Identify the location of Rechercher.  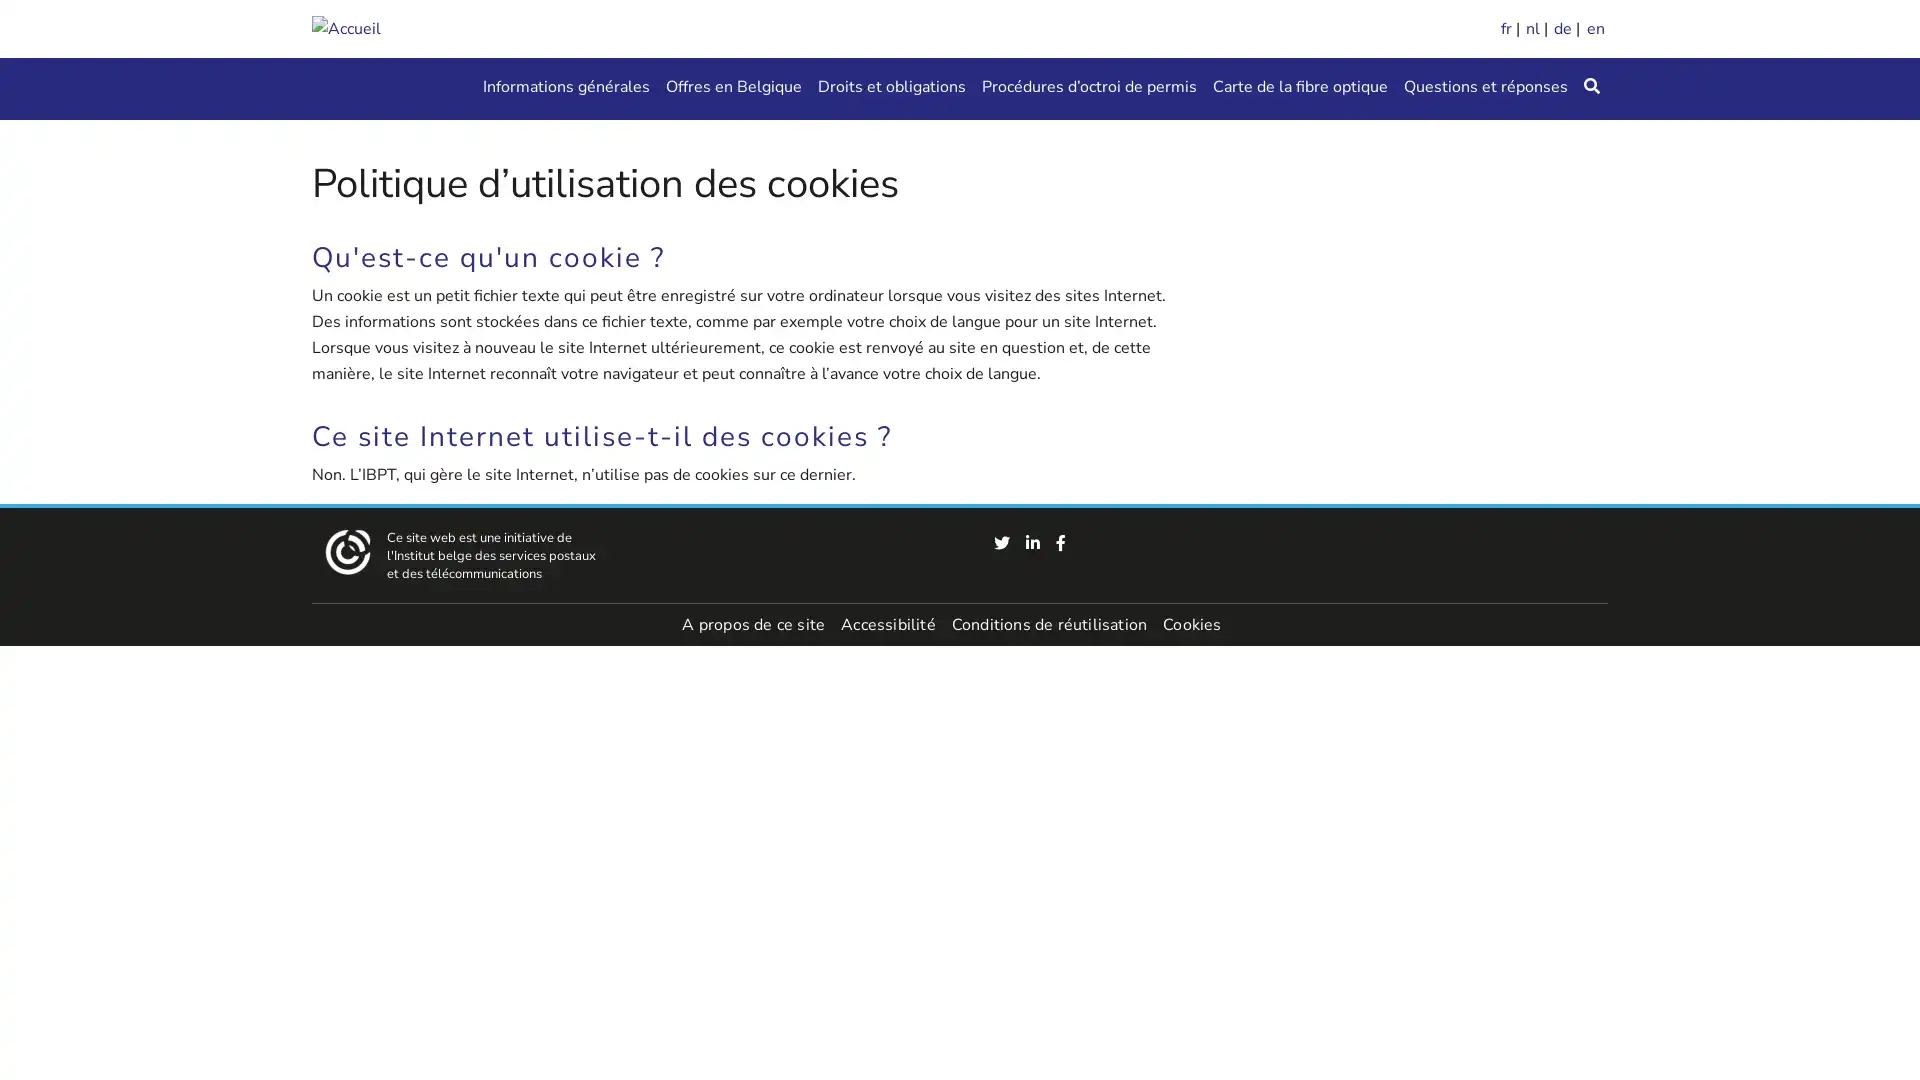
(1591, 87).